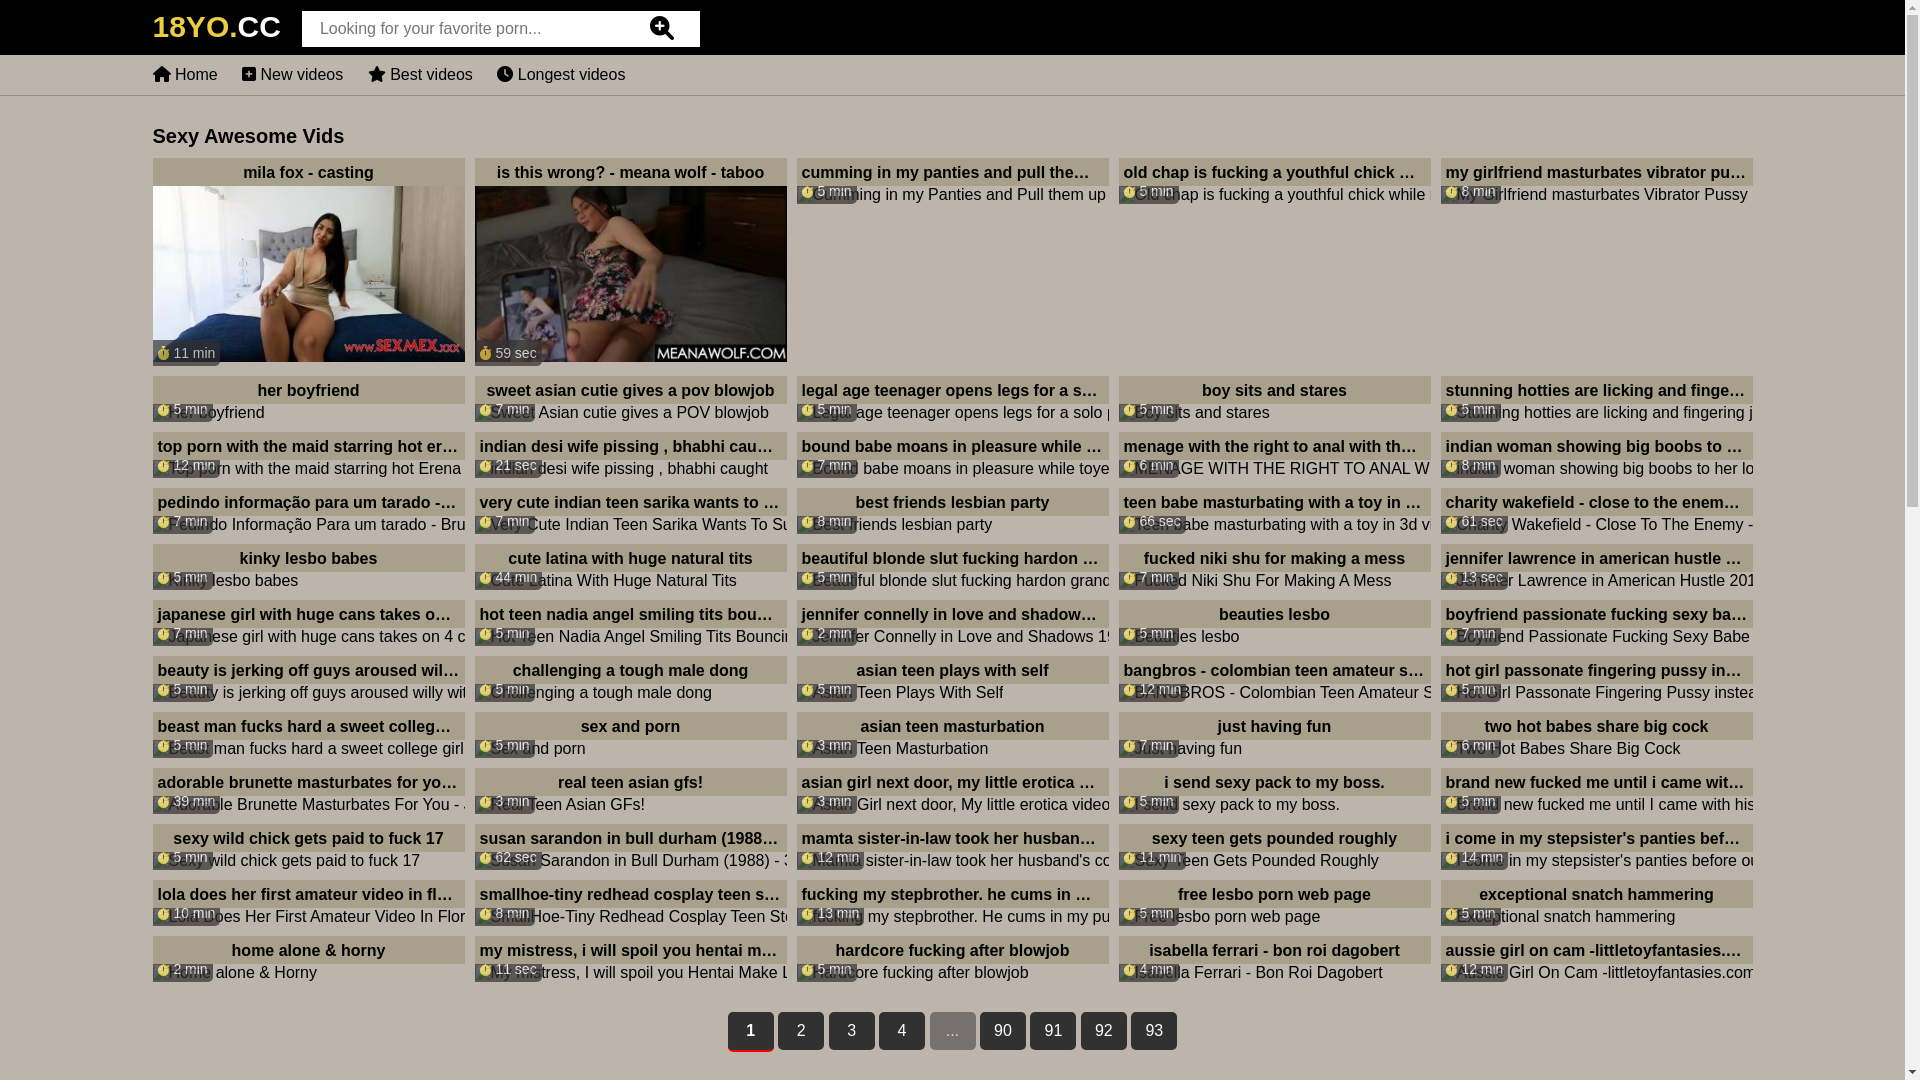  Describe the element at coordinates (776, 1030) in the screenshot. I see `'2'` at that location.